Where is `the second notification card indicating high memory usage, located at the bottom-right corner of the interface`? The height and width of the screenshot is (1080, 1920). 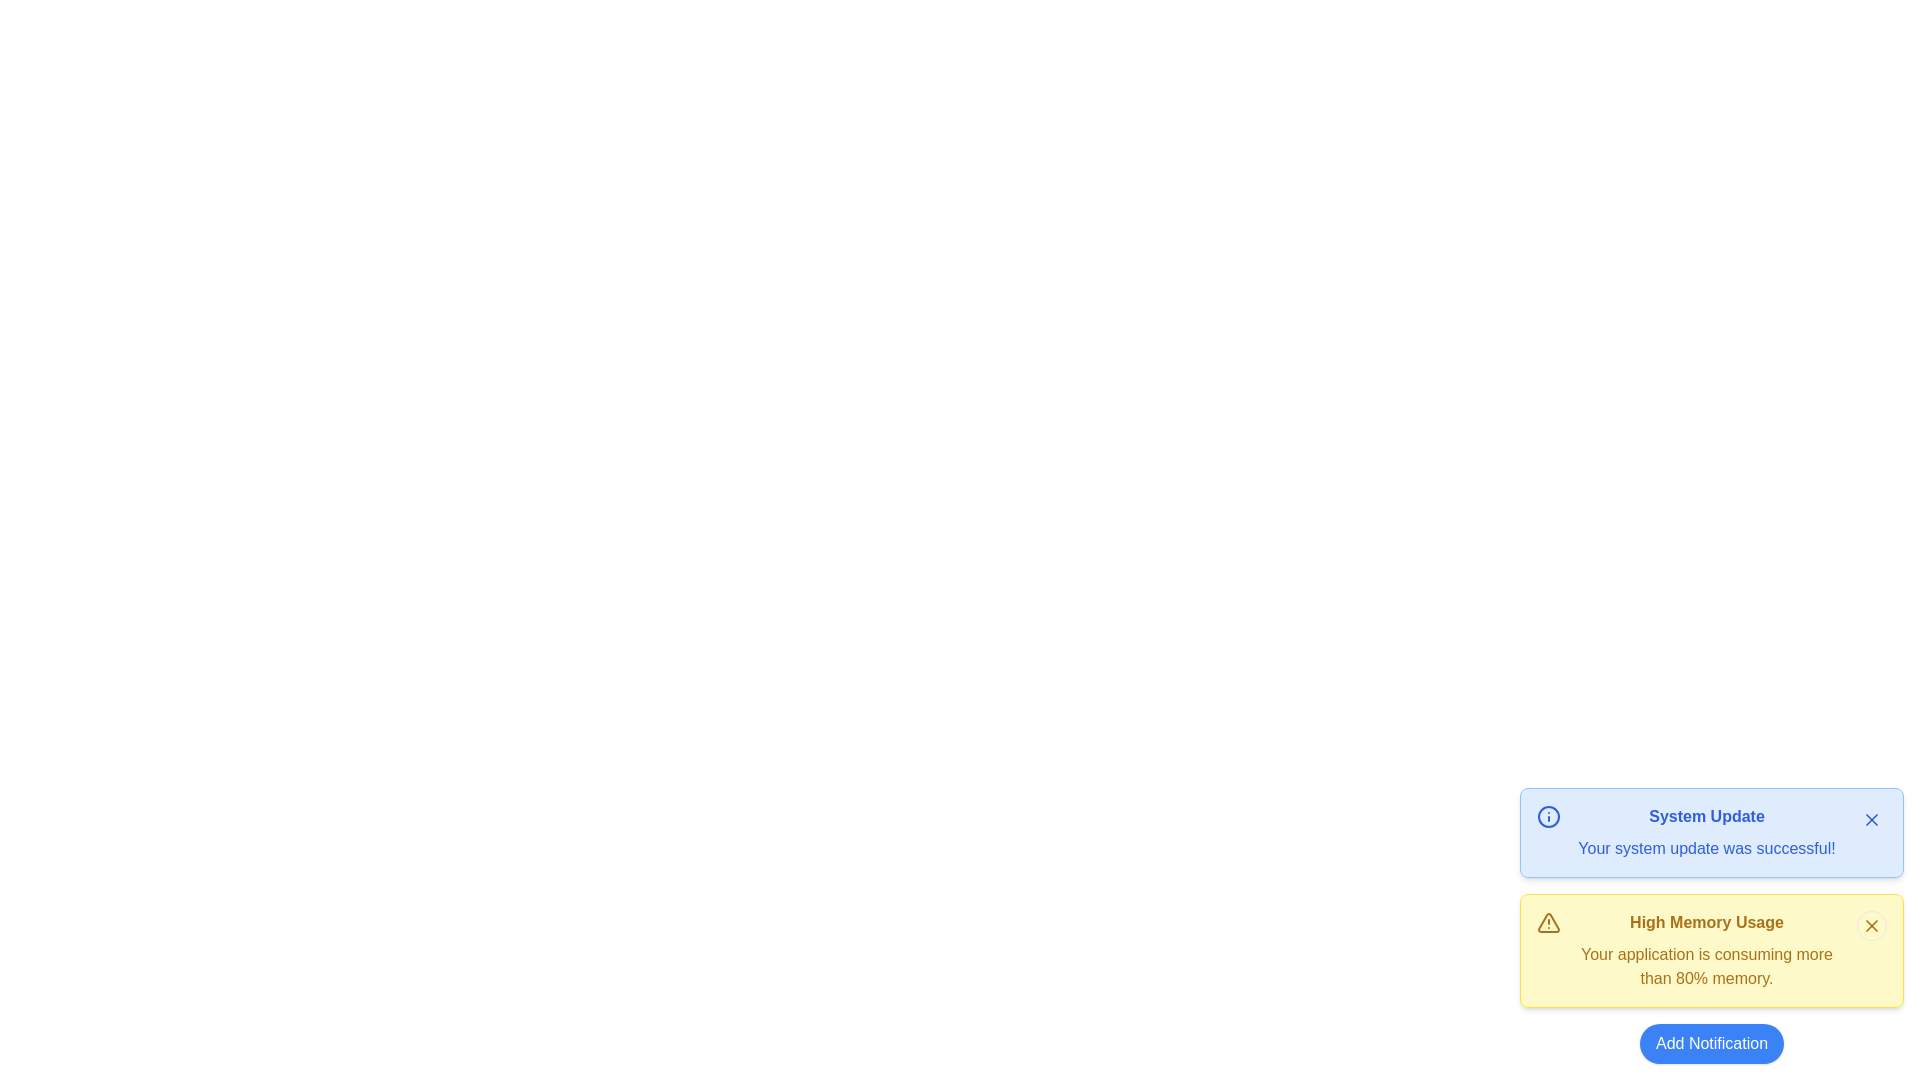 the second notification card indicating high memory usage, located at the bottom-right corner of the interface is located at coordinates (1711, 950).